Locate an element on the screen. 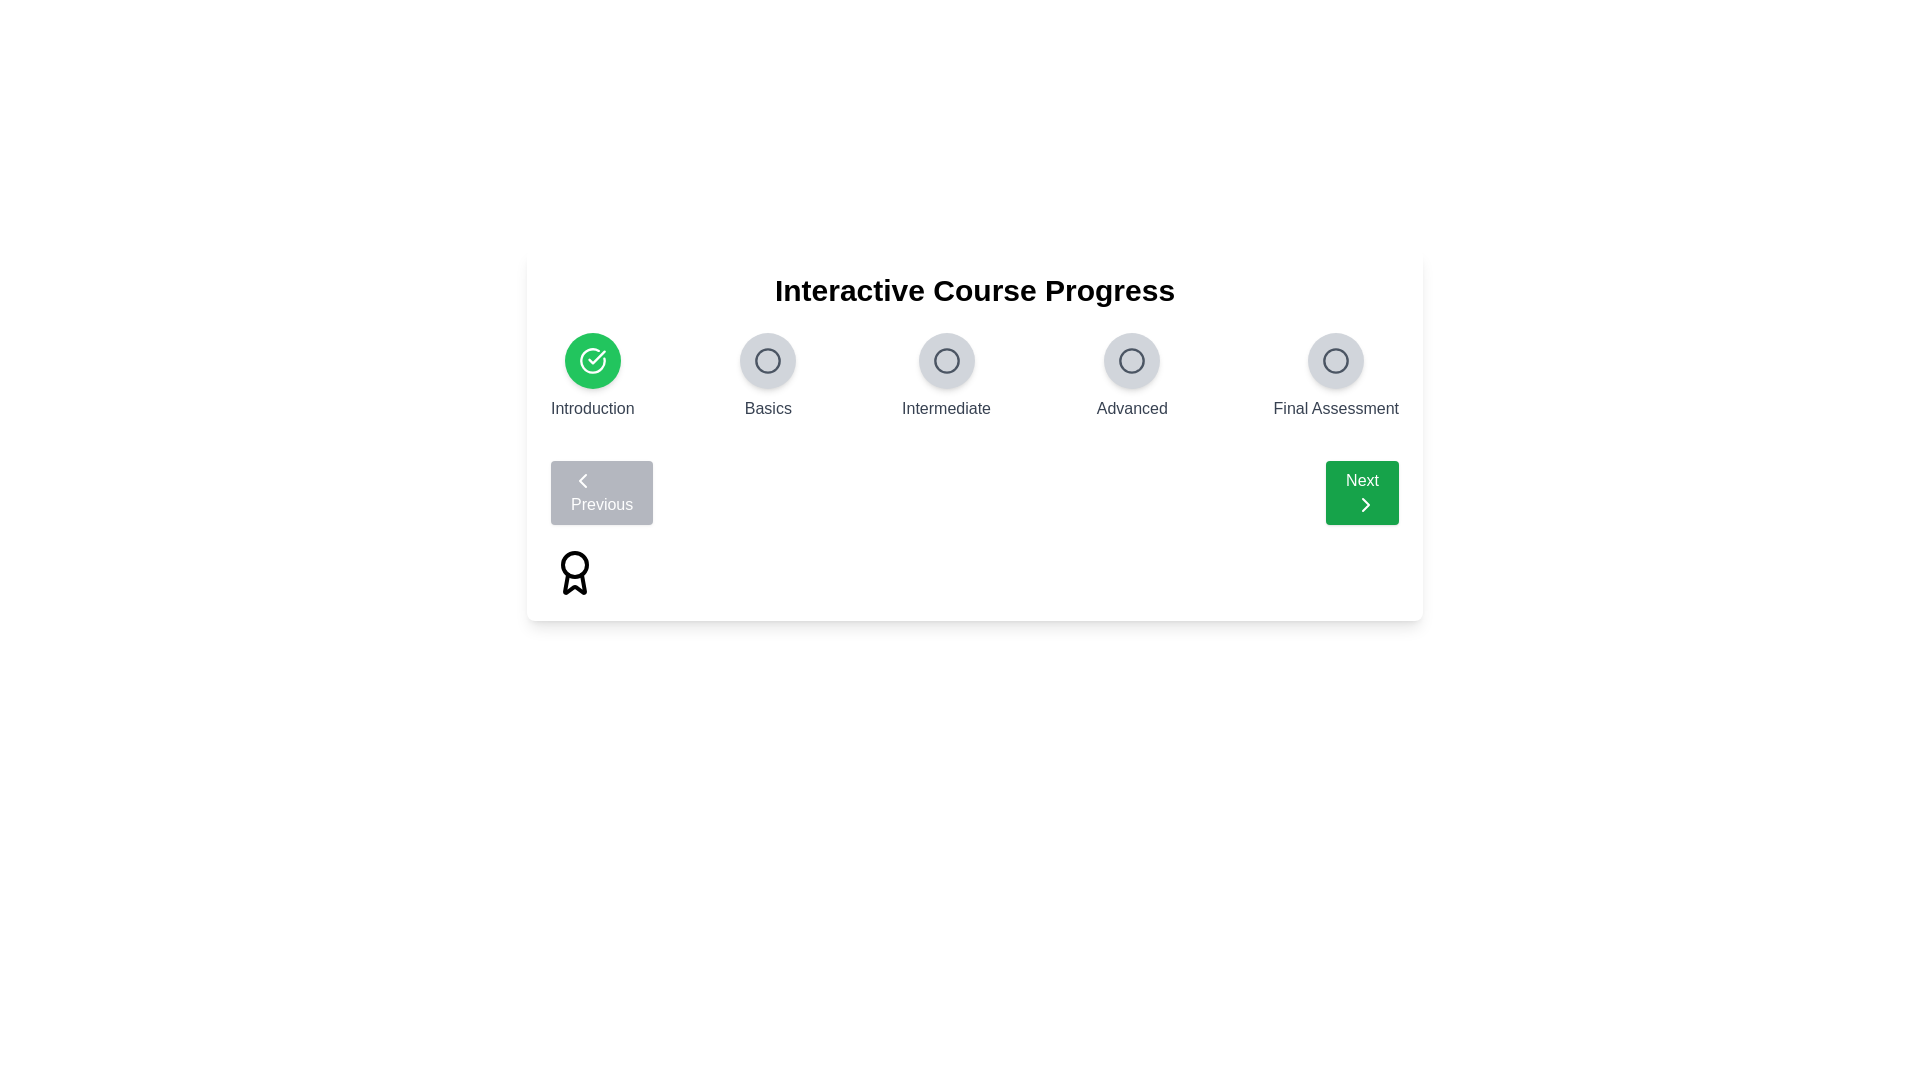  the 'Previous' button, which has a light gray background, white text, rounded corners, and a left-pointing arrow icon is located at coordinates (601, 493).